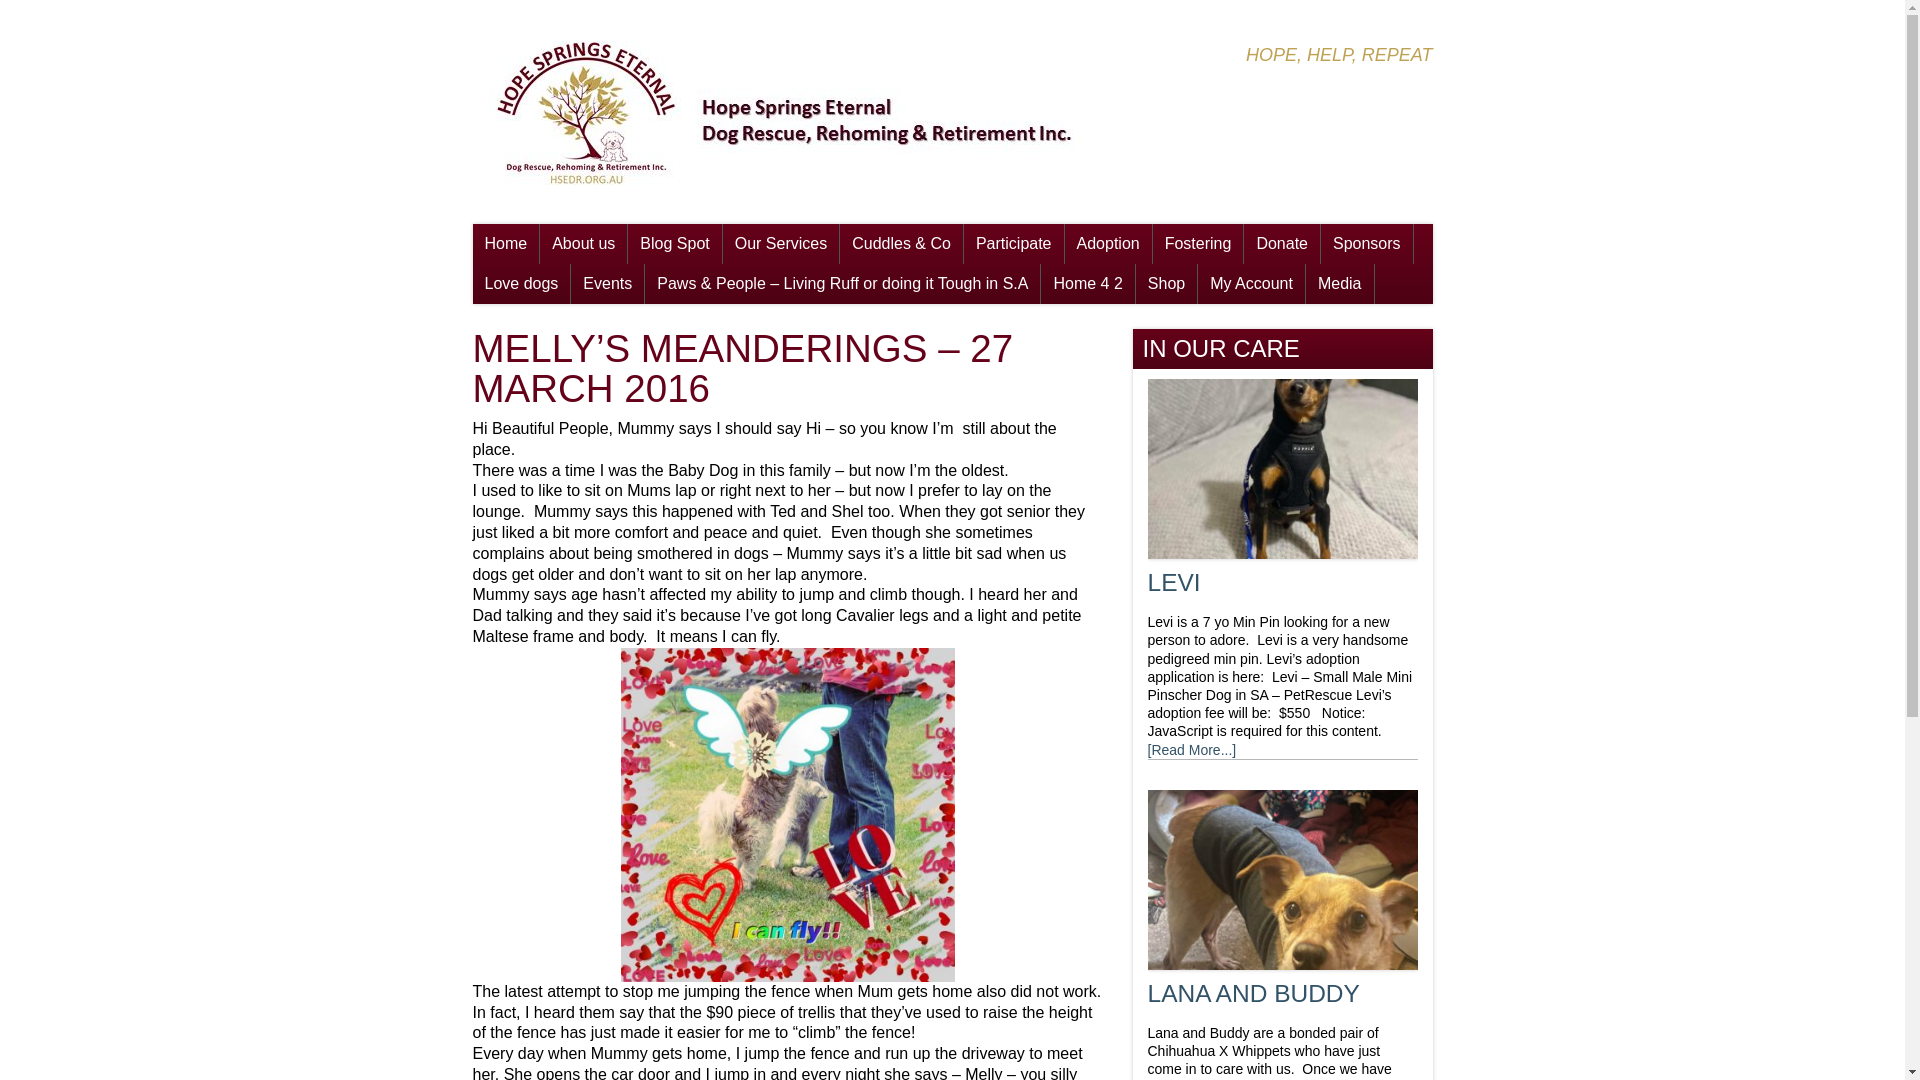 The width and height of the screenshot is (1920, 1080). I want to click on 'Shop', so click(1136, 284).